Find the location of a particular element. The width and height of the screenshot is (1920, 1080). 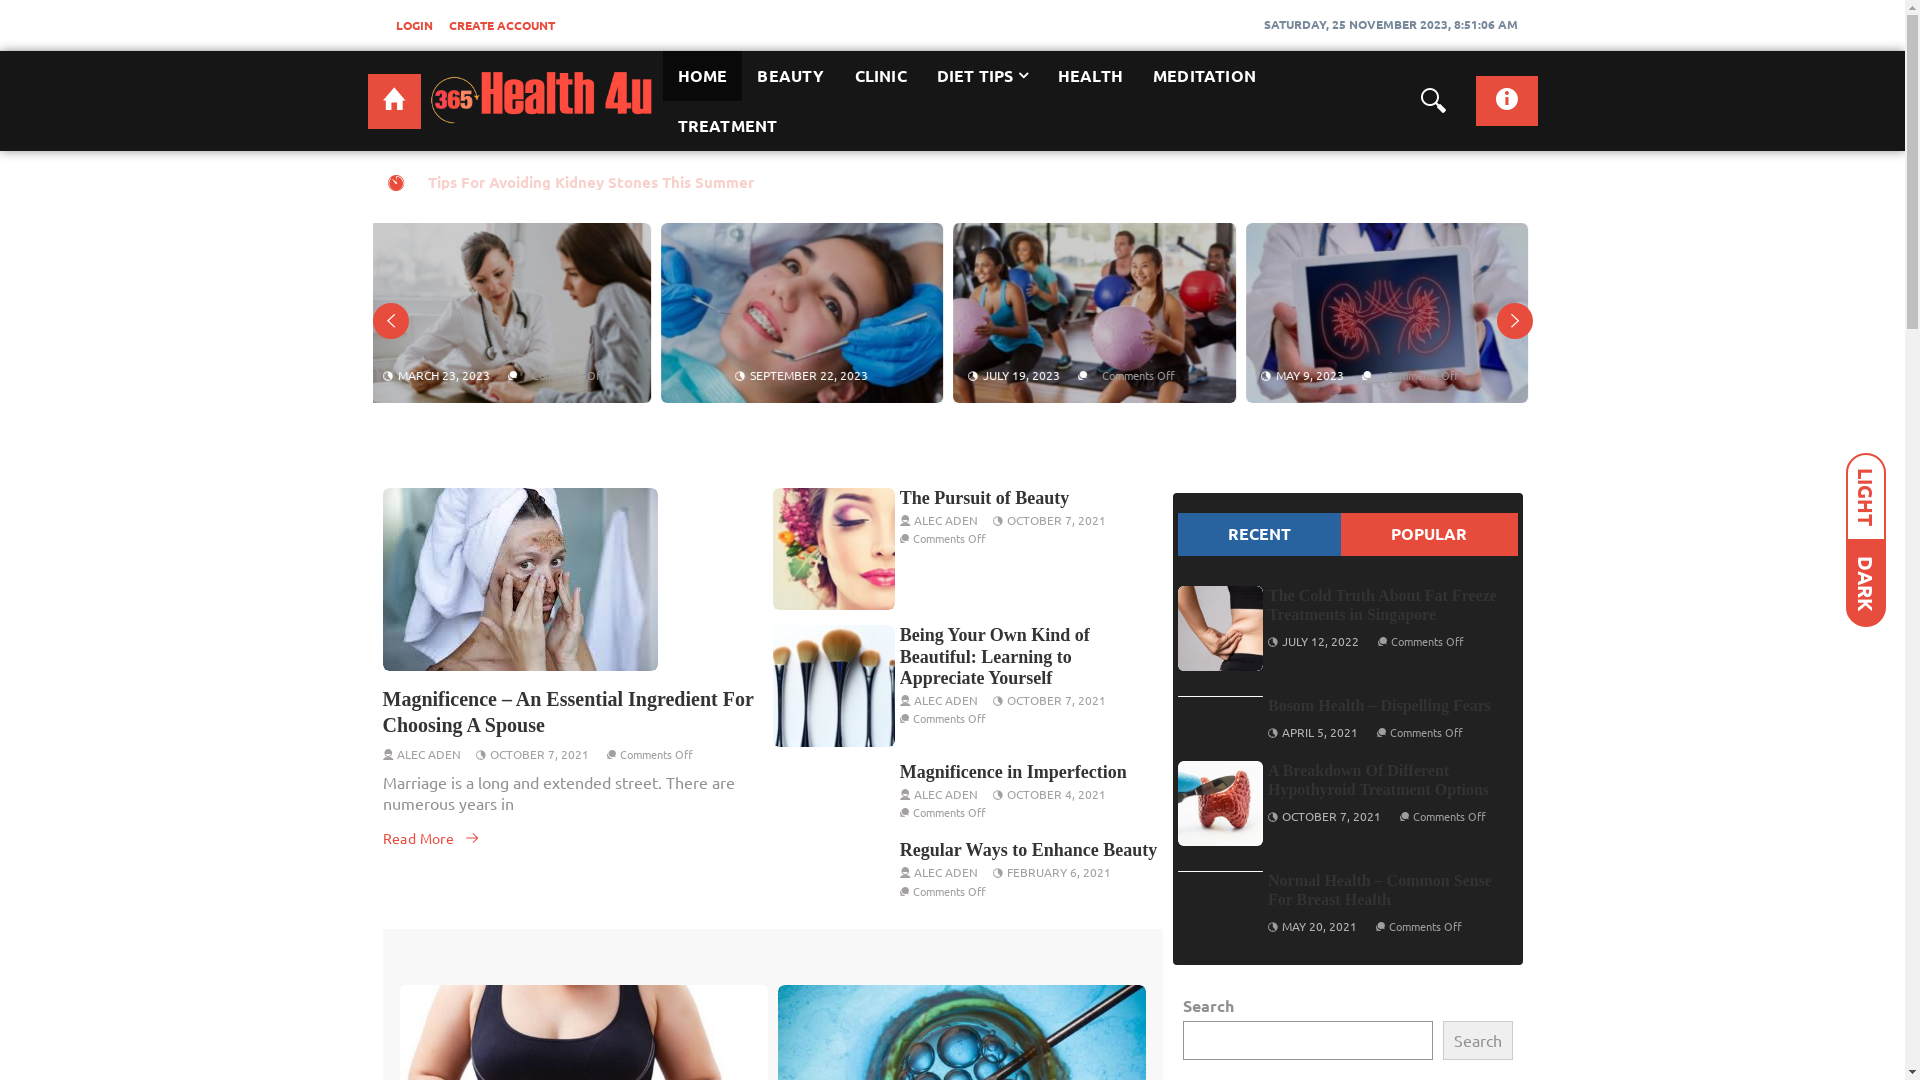

'OCTOBER 7, 2021' is located at coordinates (489, 753).